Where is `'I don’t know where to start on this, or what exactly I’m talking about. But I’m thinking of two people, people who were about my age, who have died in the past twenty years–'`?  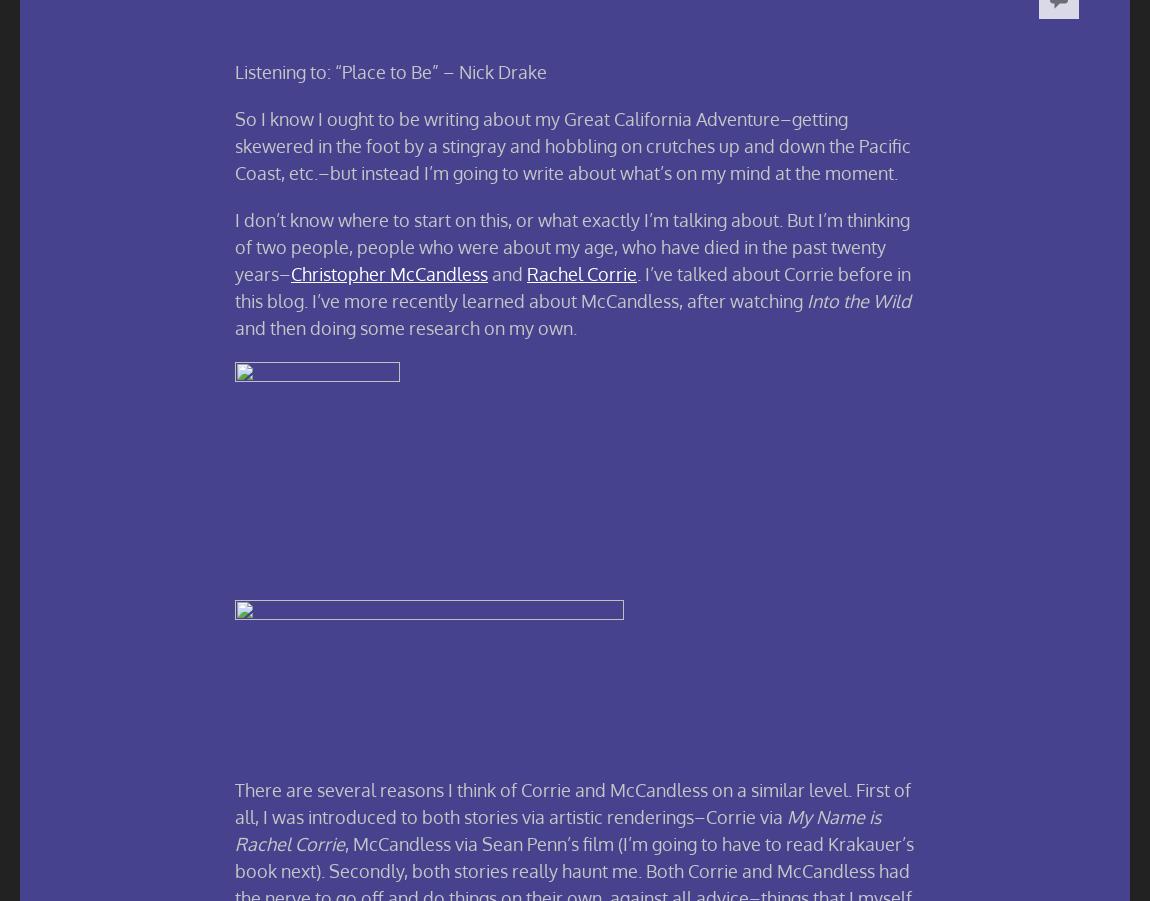
'I don’t know where to start on this, or what exactly I’m talking about. But I’m thinking of two people, people who were about my age, who have died in the past twenty years–' is located at coordinates (572, 245).